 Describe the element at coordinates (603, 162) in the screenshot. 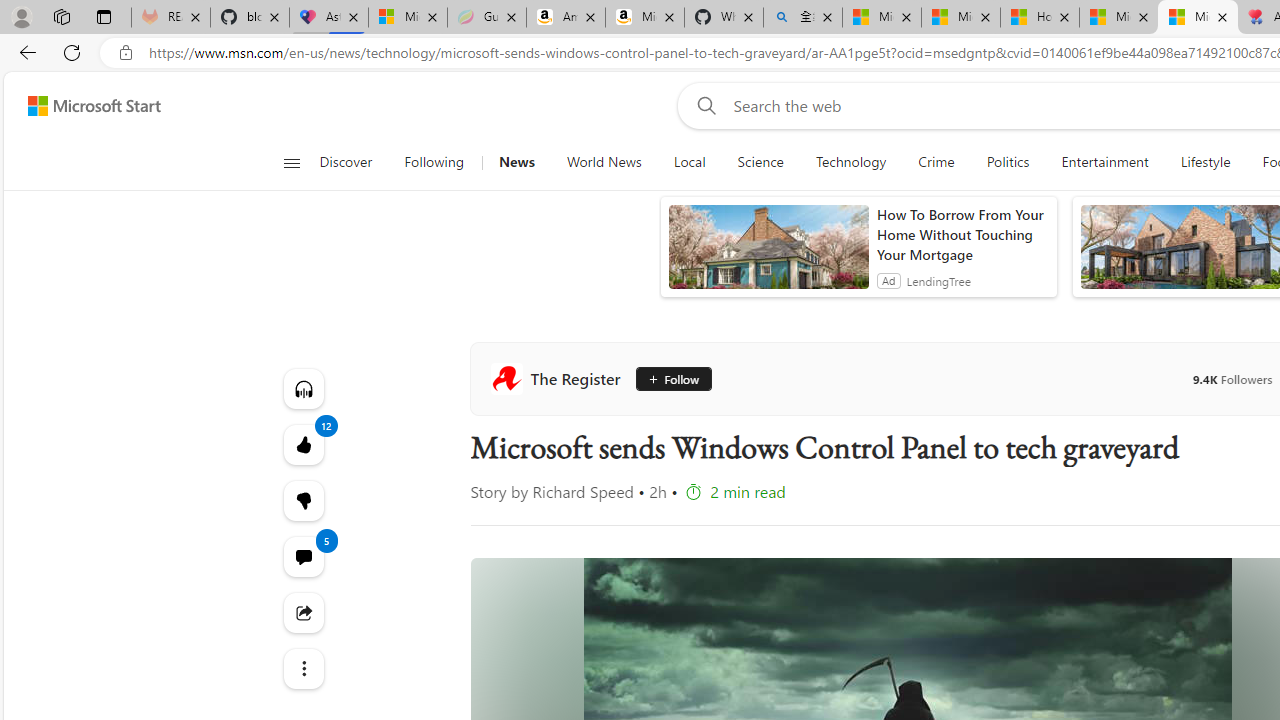

I see `'World News'` at that location.